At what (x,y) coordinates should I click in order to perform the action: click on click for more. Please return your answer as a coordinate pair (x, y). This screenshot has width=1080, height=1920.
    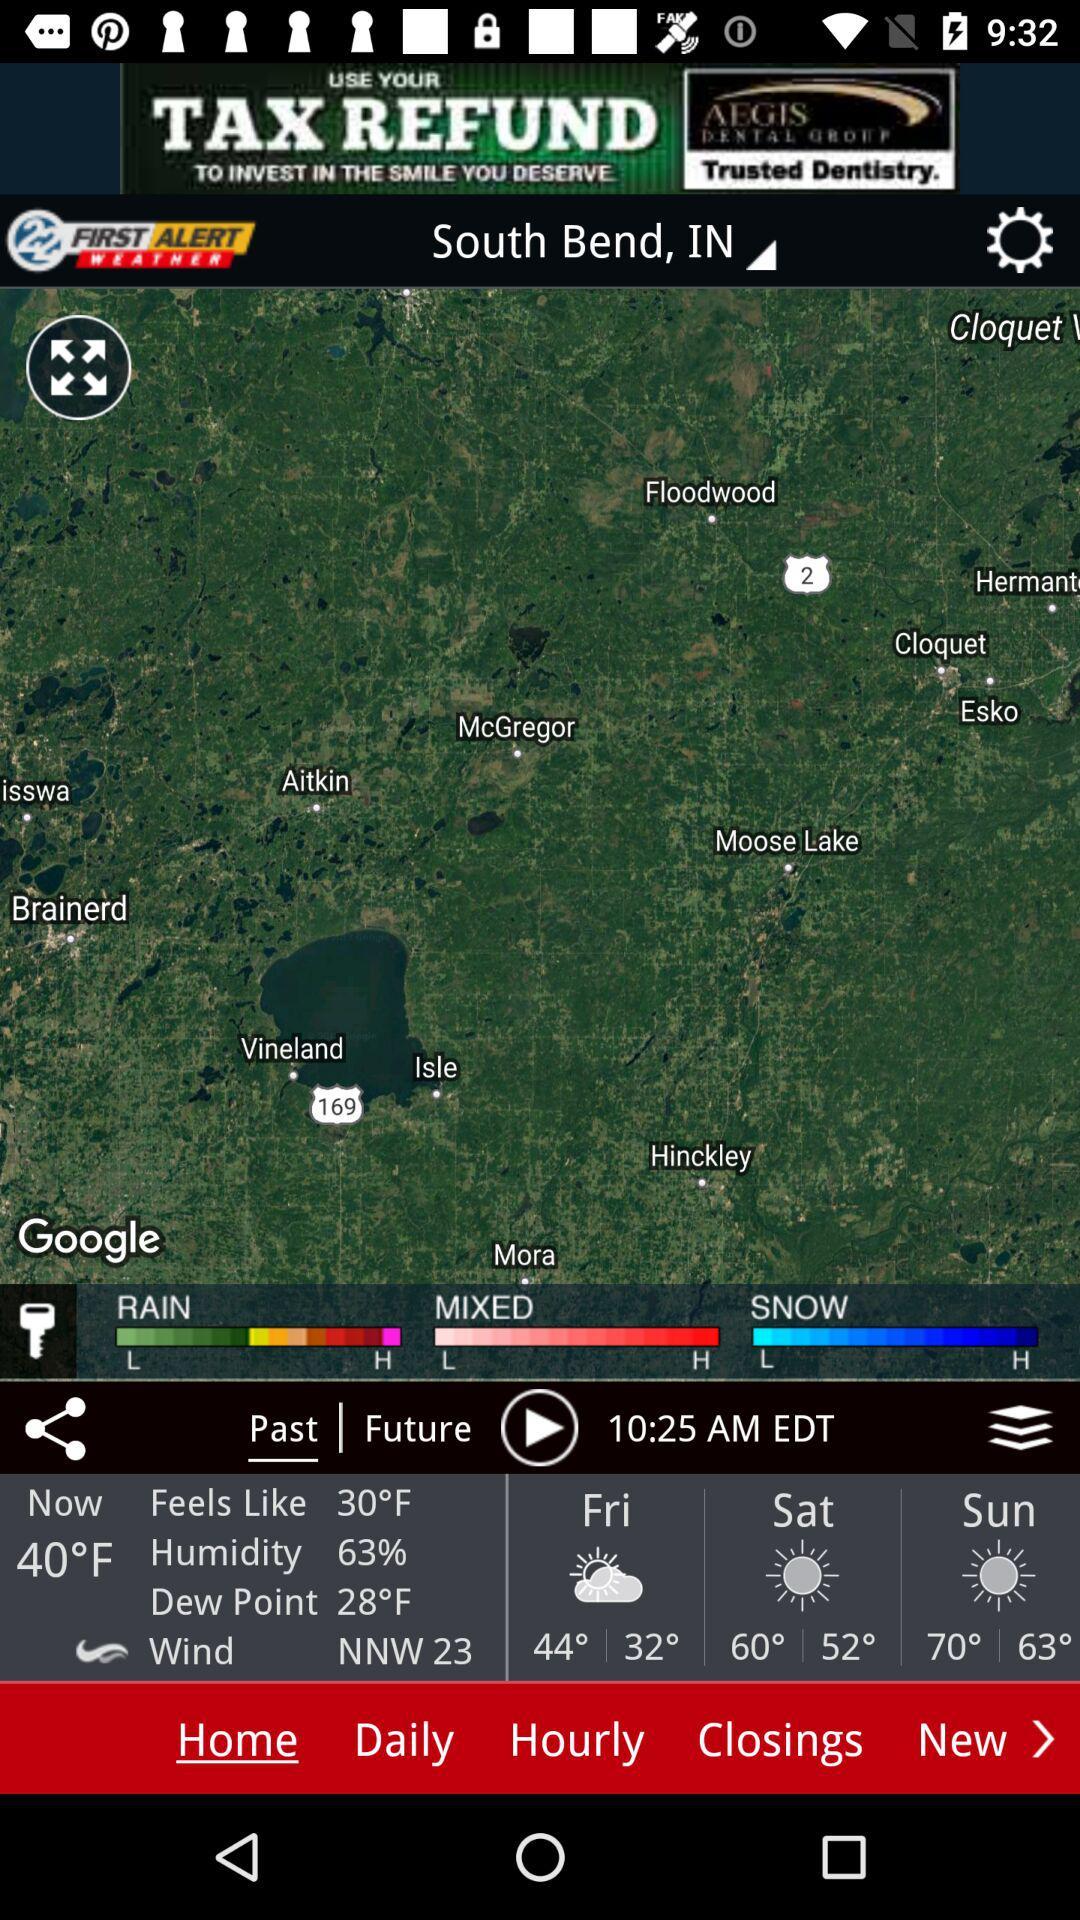
    Looking at the image, I should click on (1020, 1426).